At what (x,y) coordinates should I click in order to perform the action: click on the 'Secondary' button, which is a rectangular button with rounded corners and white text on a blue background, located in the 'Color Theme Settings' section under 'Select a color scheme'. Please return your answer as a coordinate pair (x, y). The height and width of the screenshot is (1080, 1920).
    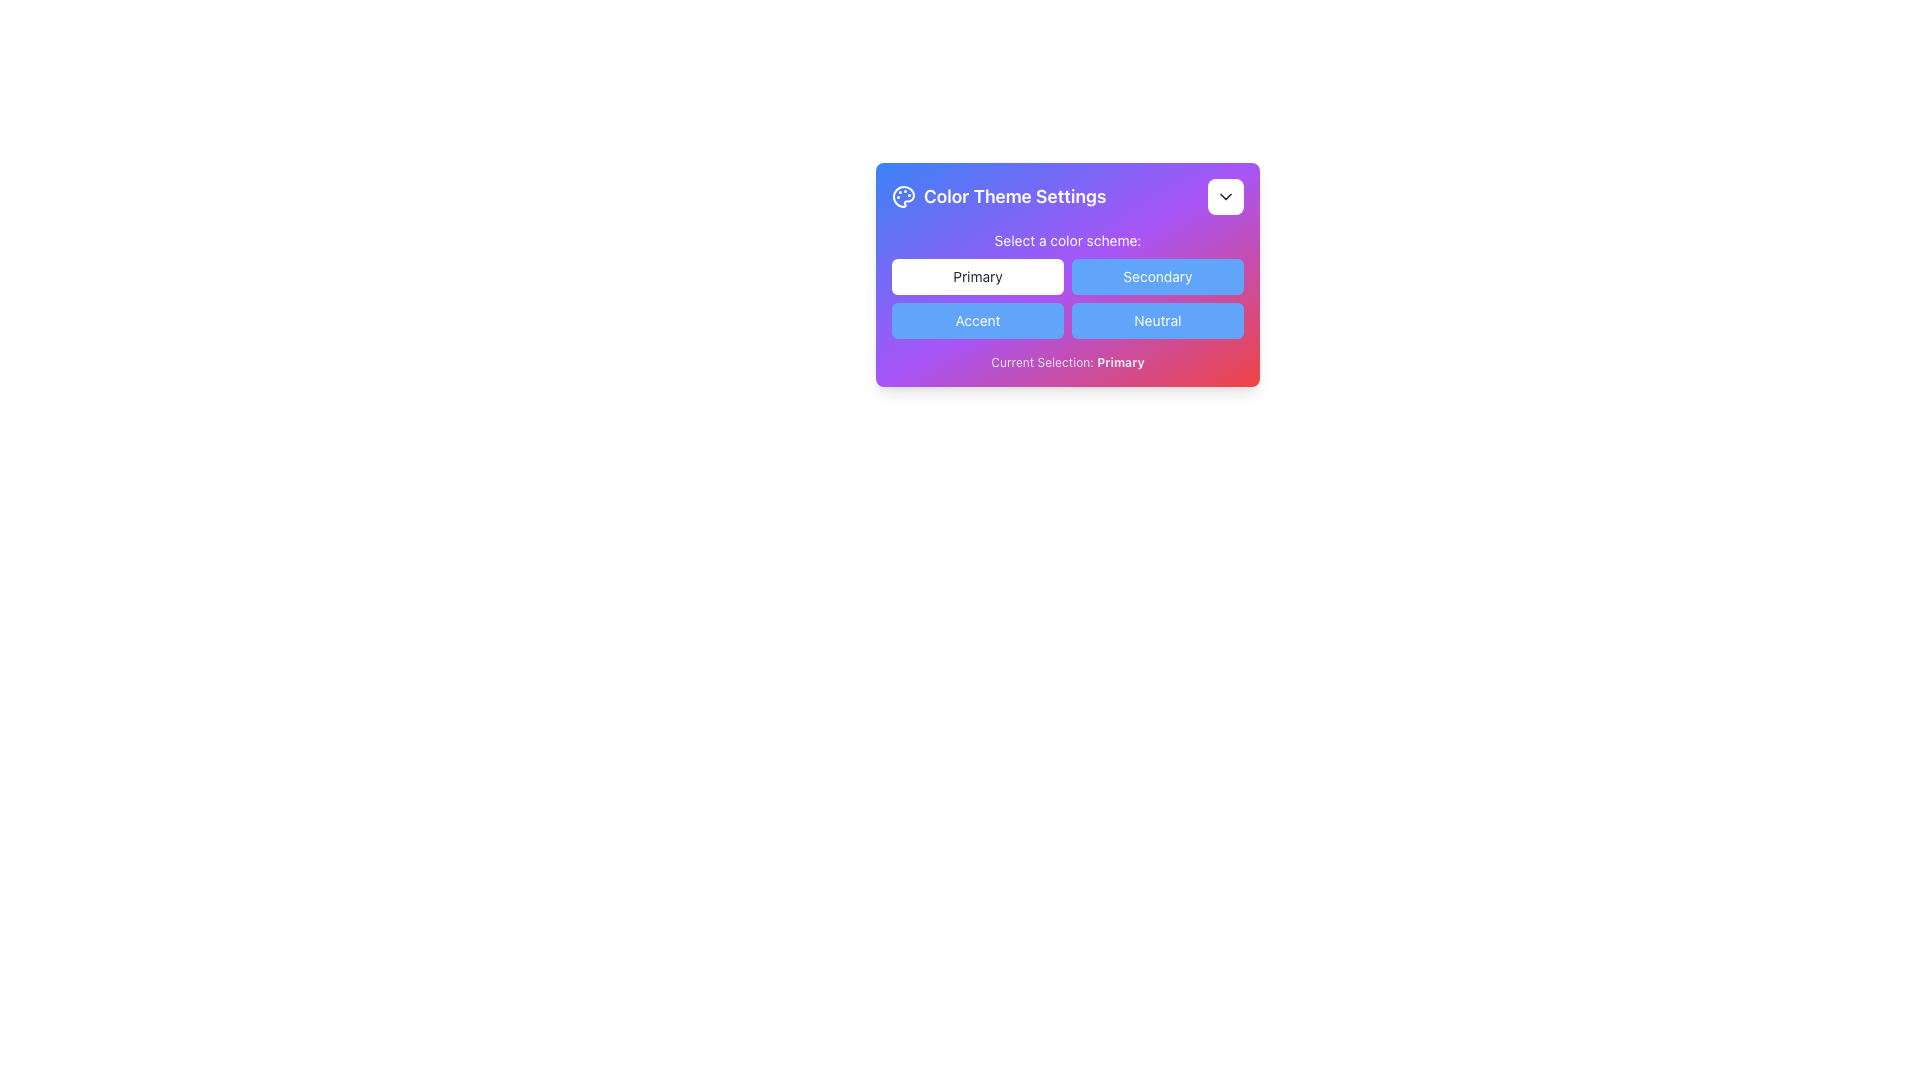
    Looking at the image, I should click on (1157, 277).